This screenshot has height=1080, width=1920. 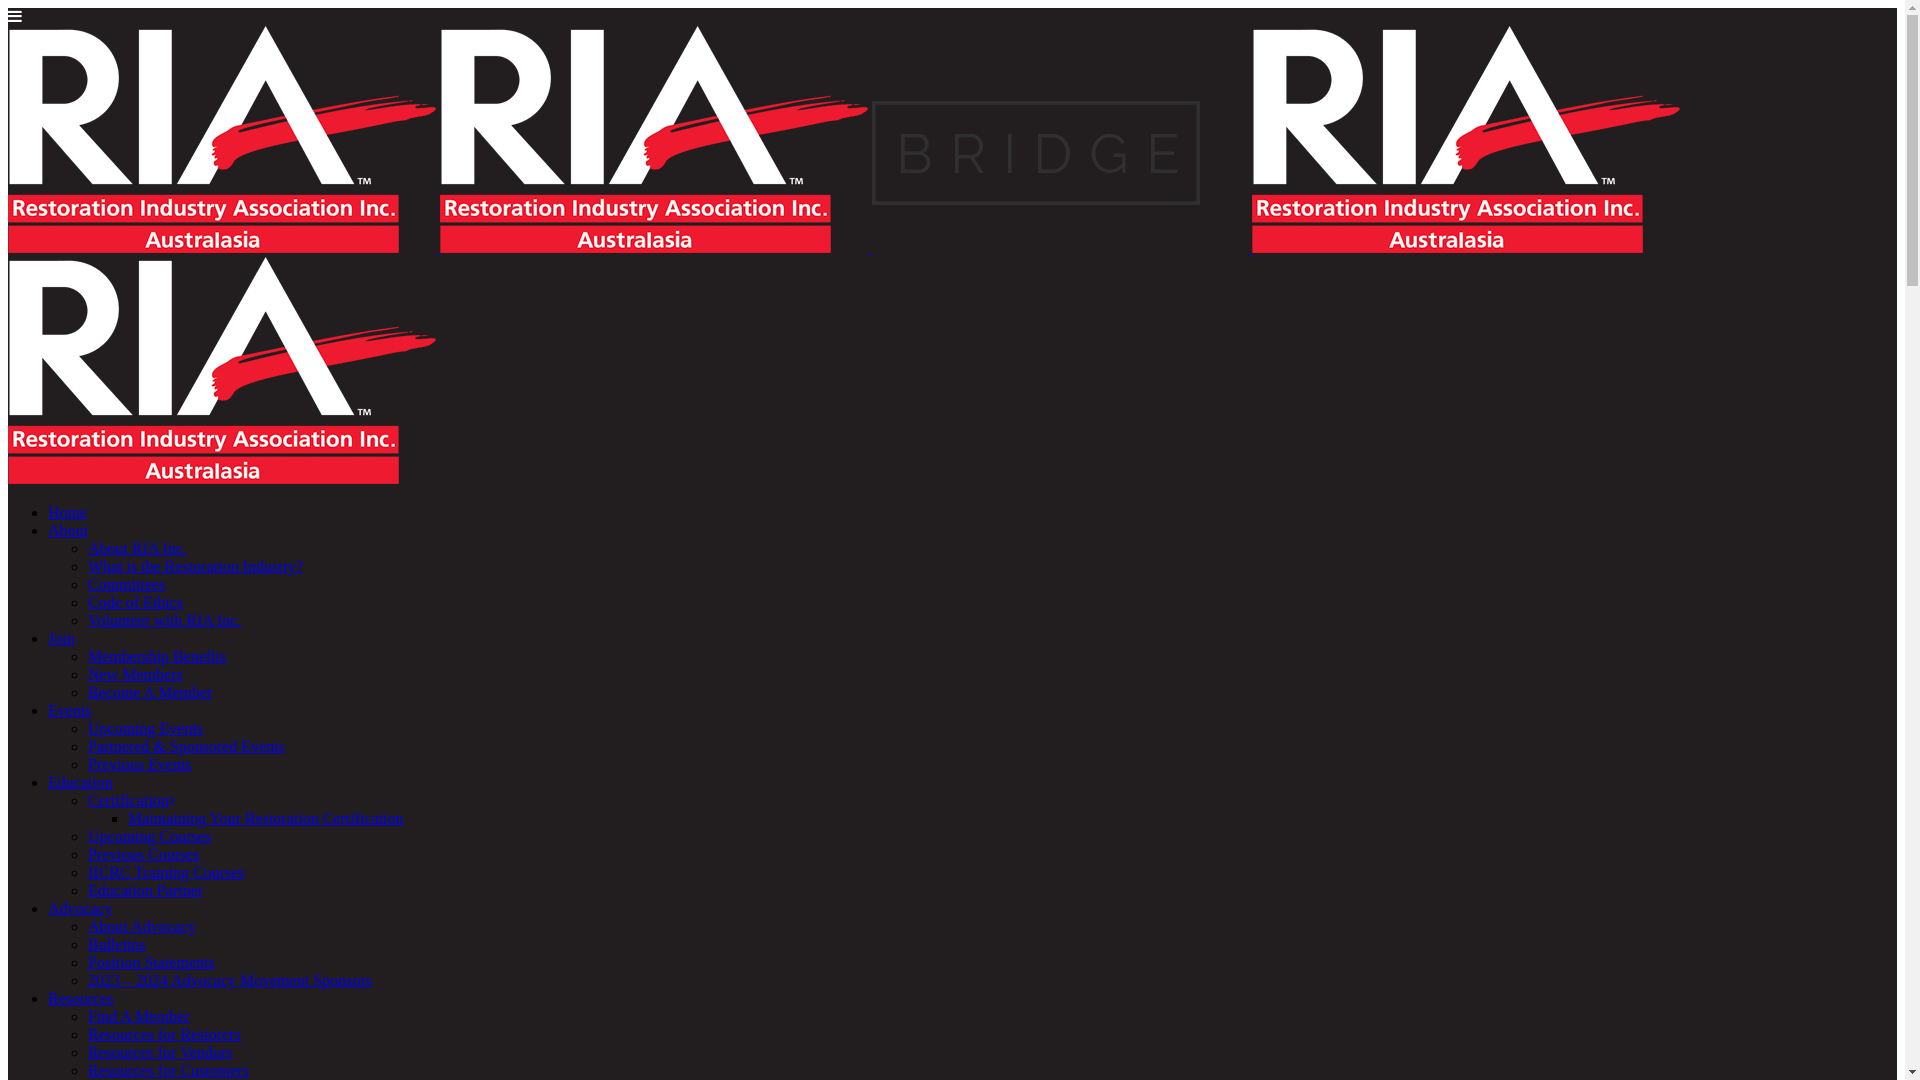 What do you see at coordinates (143, 854) in the screenshot?
I see `'Previous Courses'` at bounding box center [143, 854].